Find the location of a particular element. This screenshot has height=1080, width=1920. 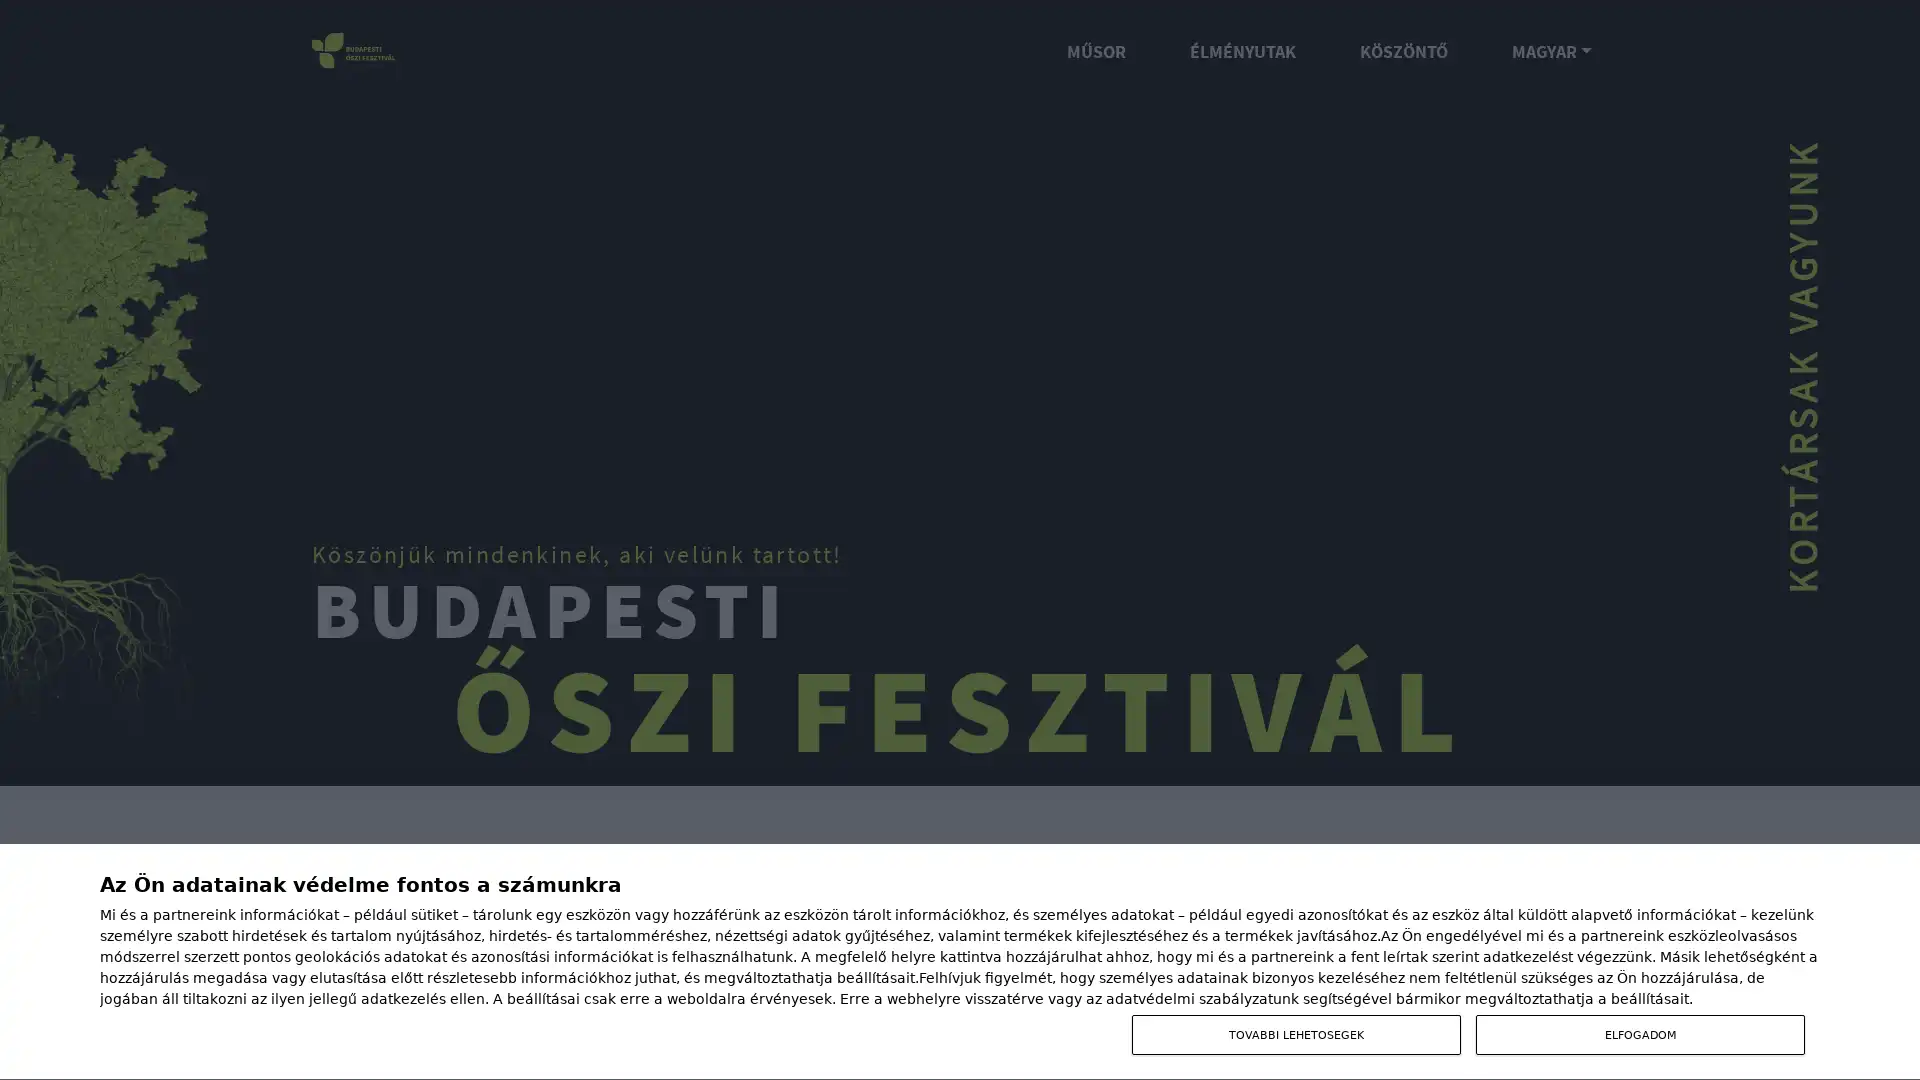

TOVABBI LEHETOSEGEK is located at coordinates (1296, 1034).